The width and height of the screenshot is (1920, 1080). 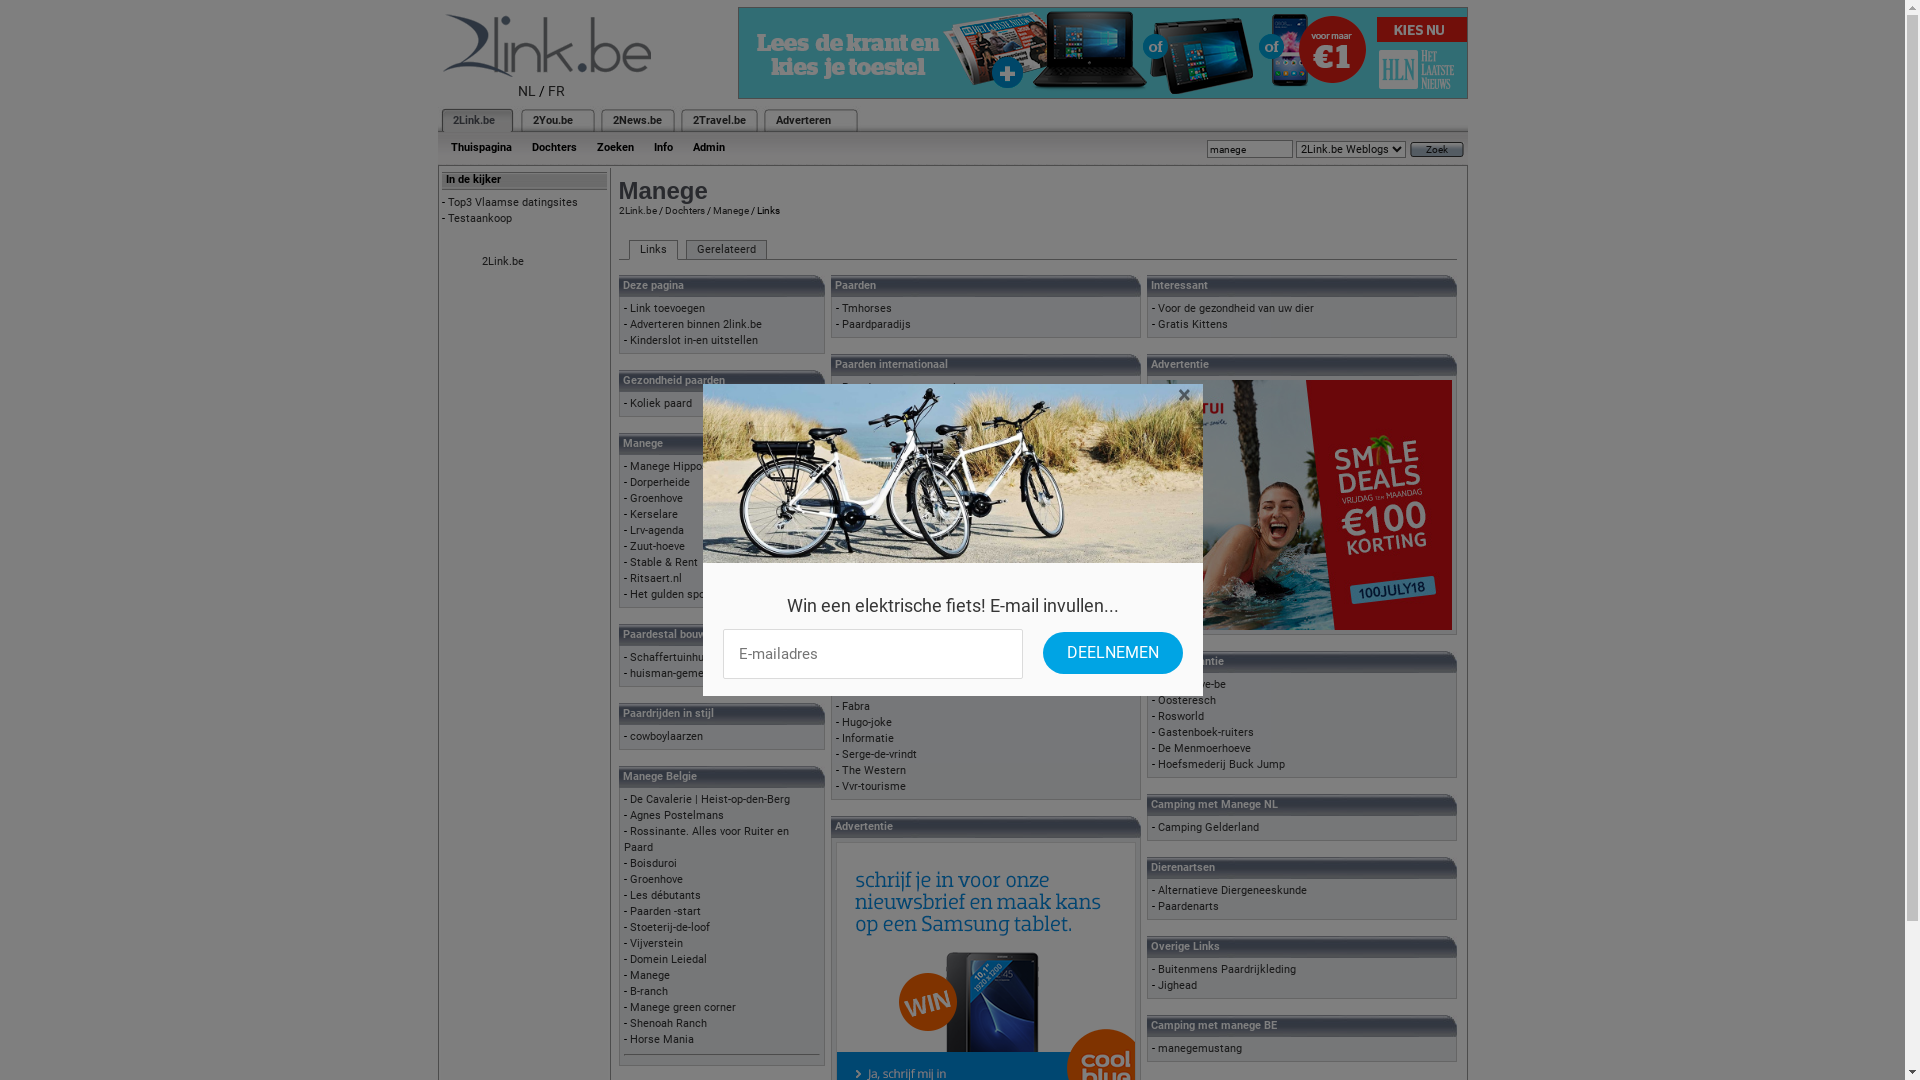 What do you see at coordinates (653, 513) in the screenshot?
I see `'Kerselare'` at bounding box center [653, 513].